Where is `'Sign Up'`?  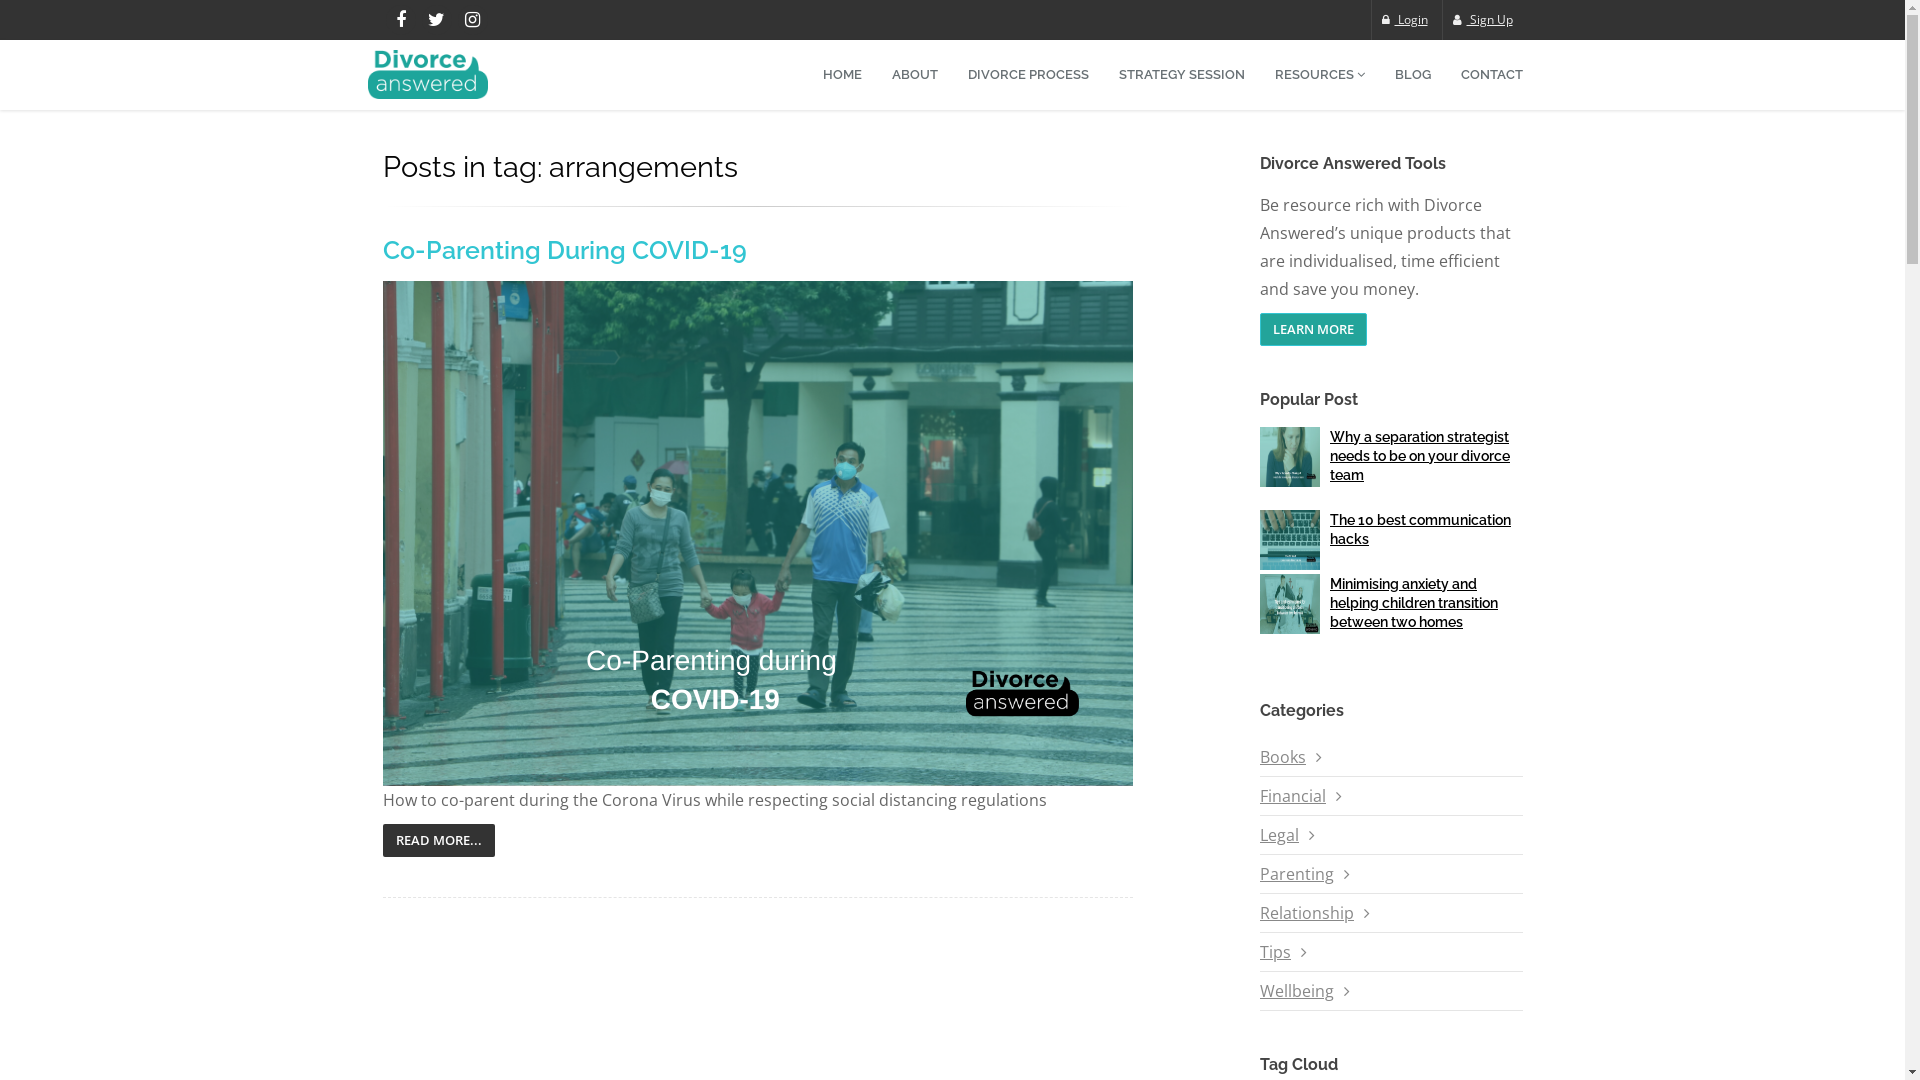
'Sign Up' is located at coordinates (1482, 19).